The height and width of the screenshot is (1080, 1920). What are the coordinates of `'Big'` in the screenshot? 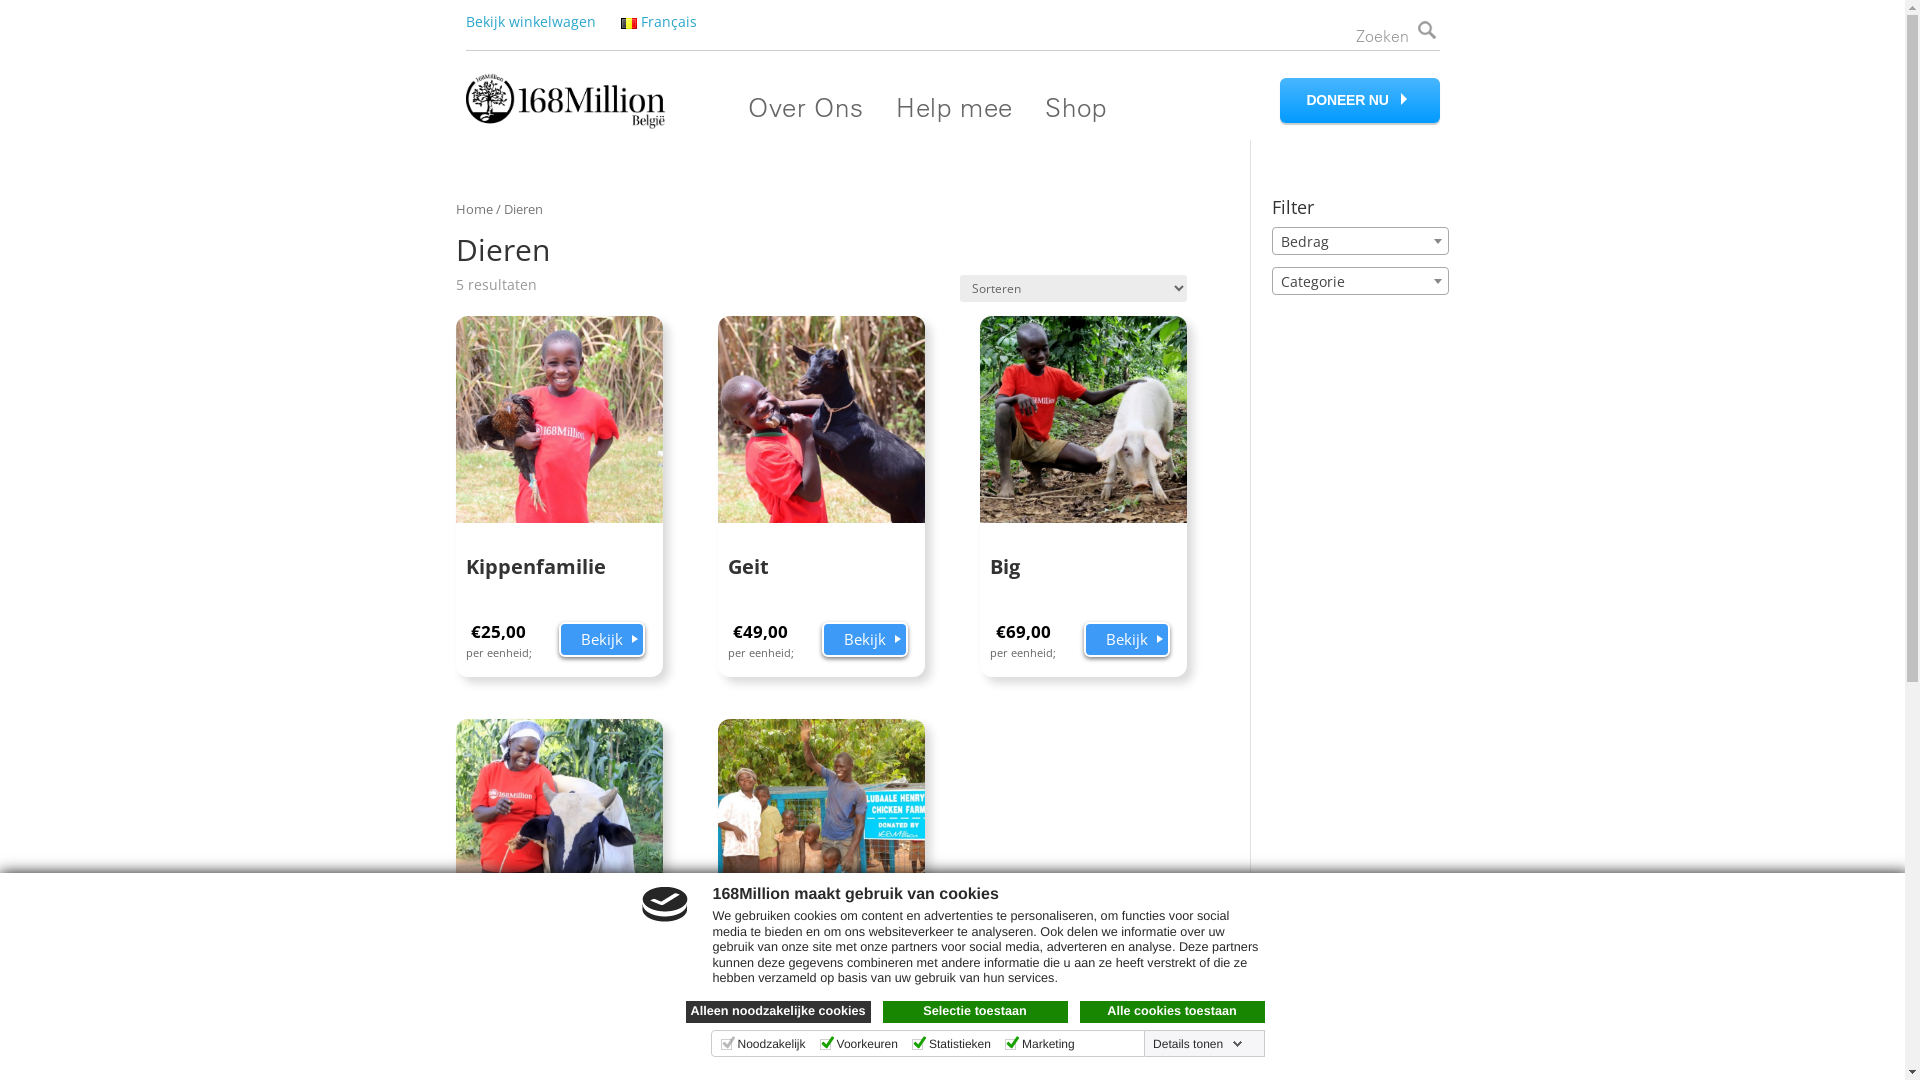 It's located at (1082, 459).